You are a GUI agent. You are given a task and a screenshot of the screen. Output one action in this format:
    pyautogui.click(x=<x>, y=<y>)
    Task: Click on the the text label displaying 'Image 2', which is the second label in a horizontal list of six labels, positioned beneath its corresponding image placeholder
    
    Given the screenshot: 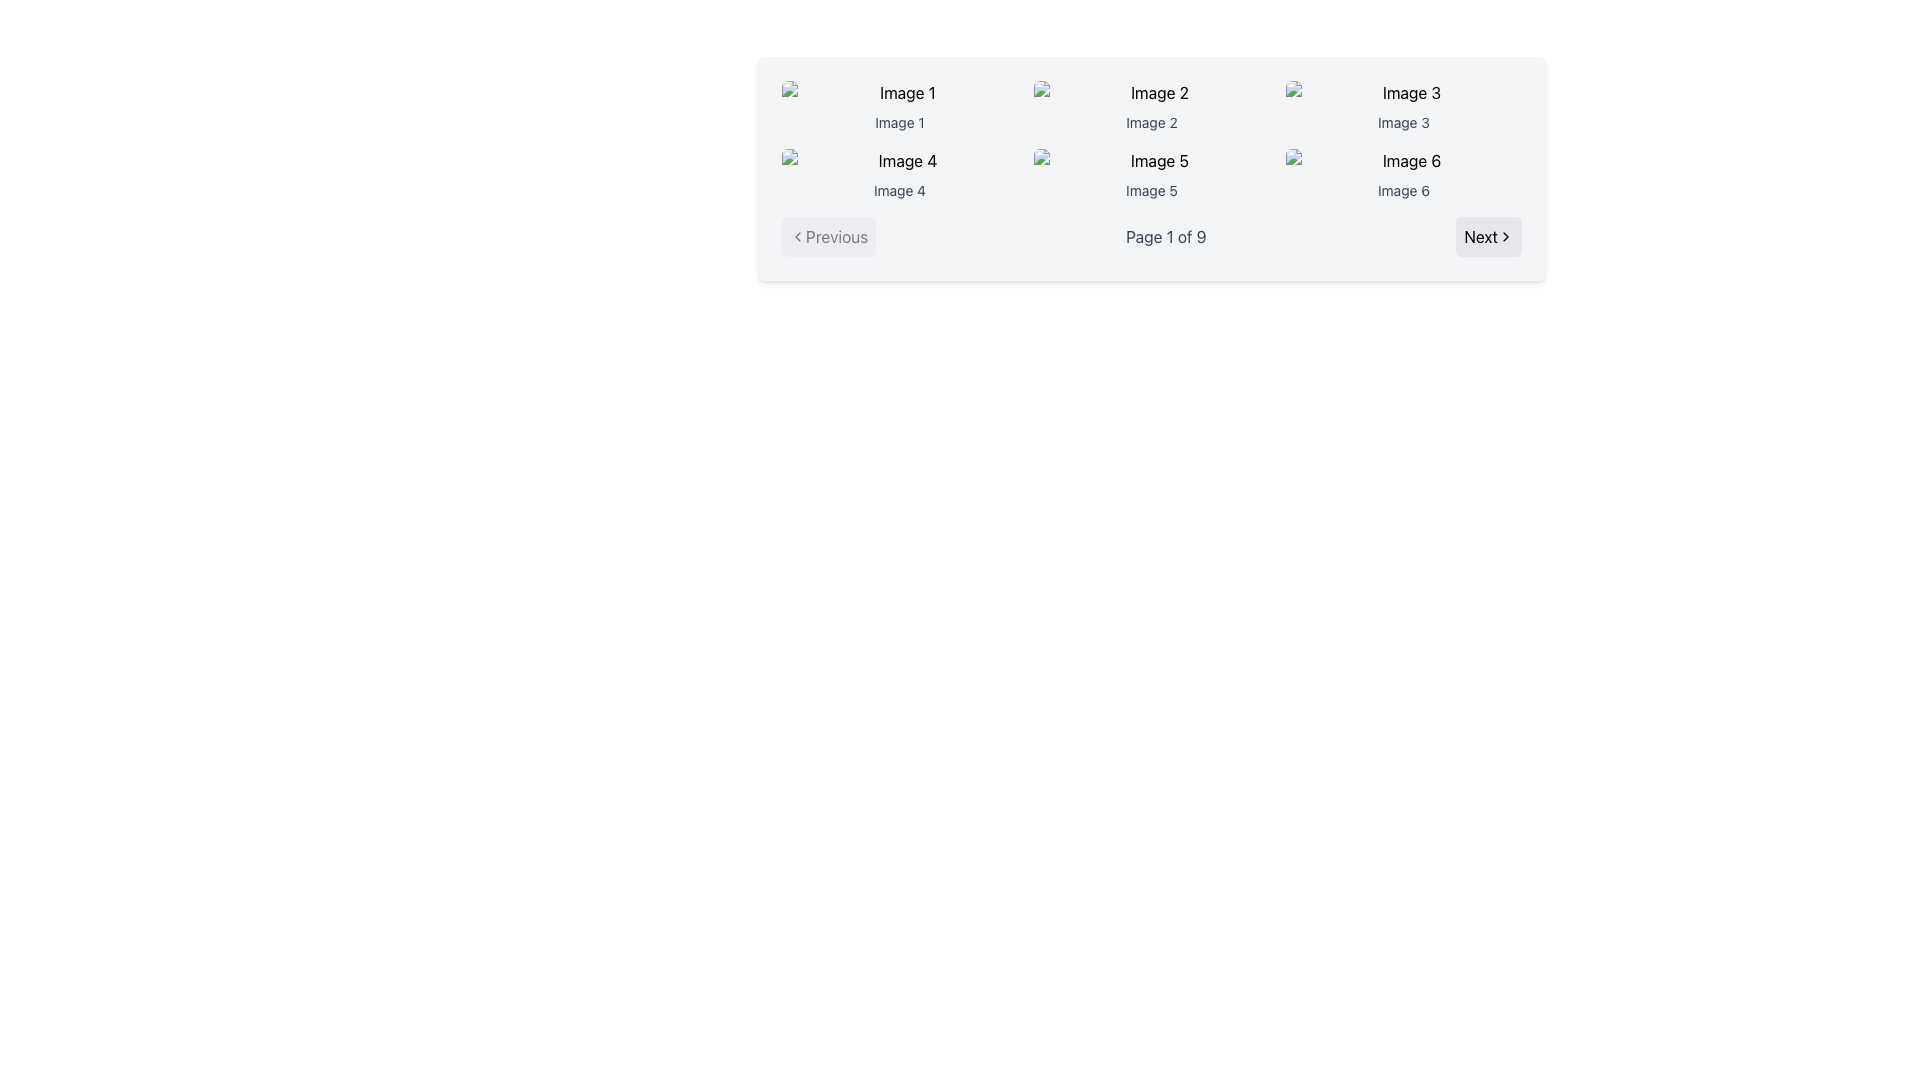 What is the action you would take?
    pyautogui.click(x=1152, y=123)
    